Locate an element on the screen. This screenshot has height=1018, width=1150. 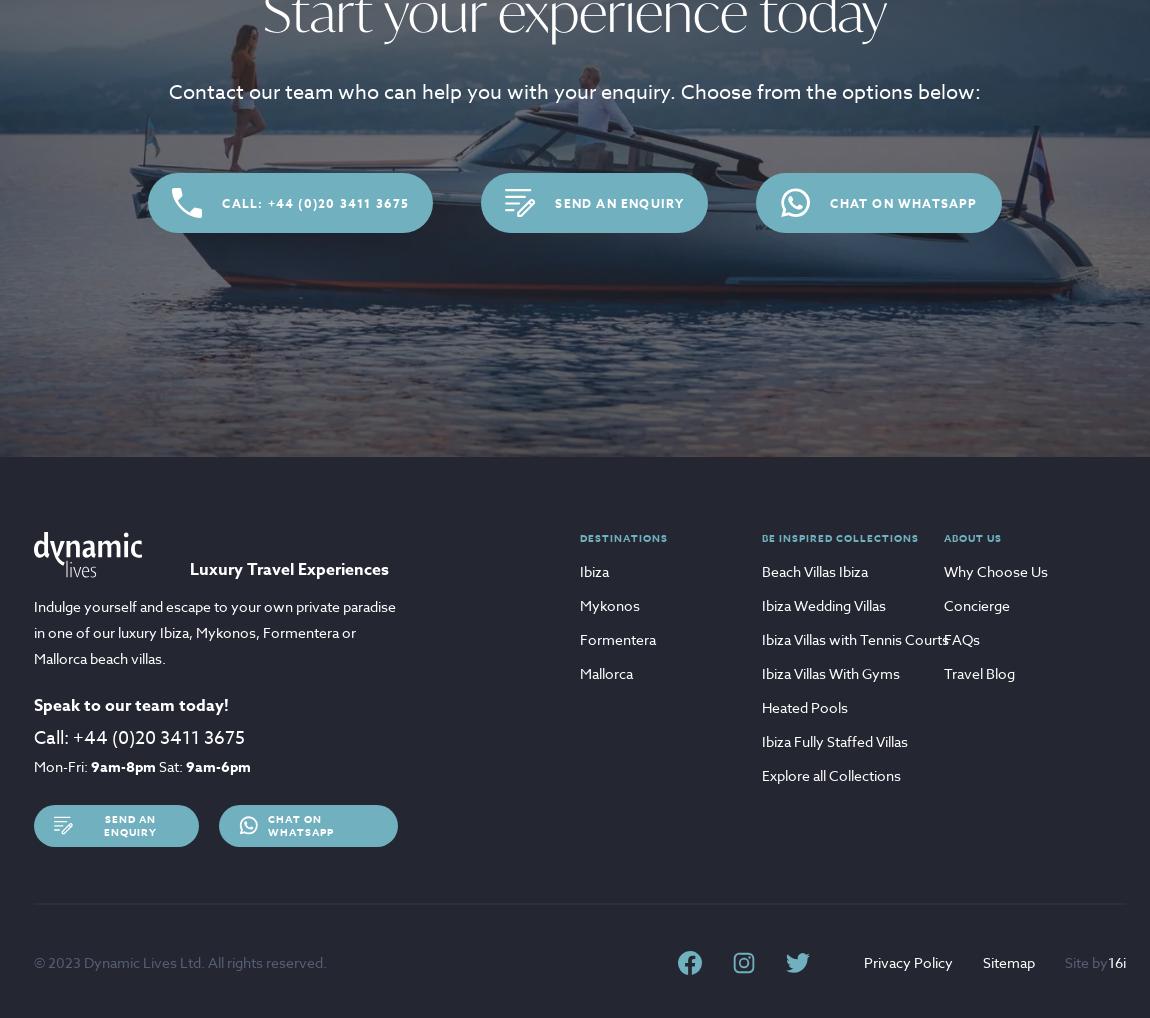
'Call: +44 (0)20 3411 3675' is located at coordinates (315, 202).